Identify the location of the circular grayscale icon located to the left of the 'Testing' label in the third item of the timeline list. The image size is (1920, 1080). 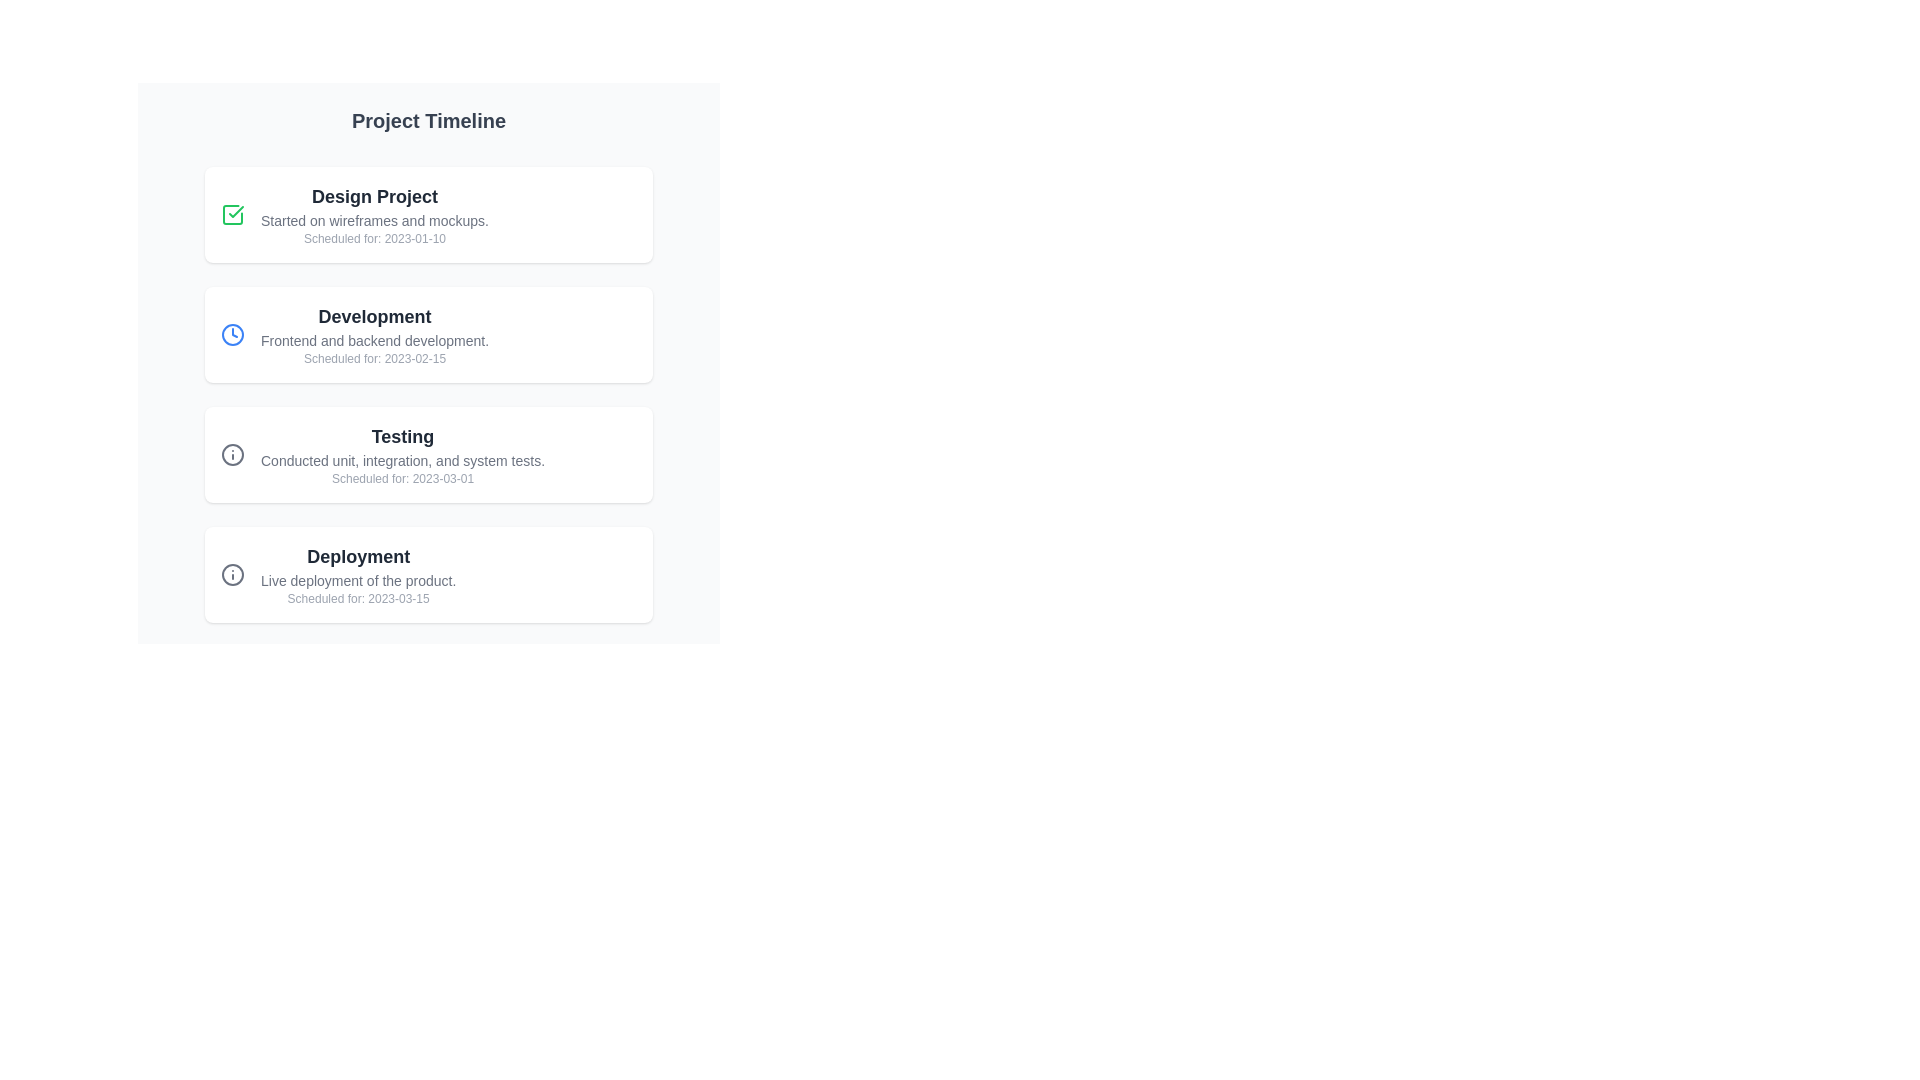
(233, 455).